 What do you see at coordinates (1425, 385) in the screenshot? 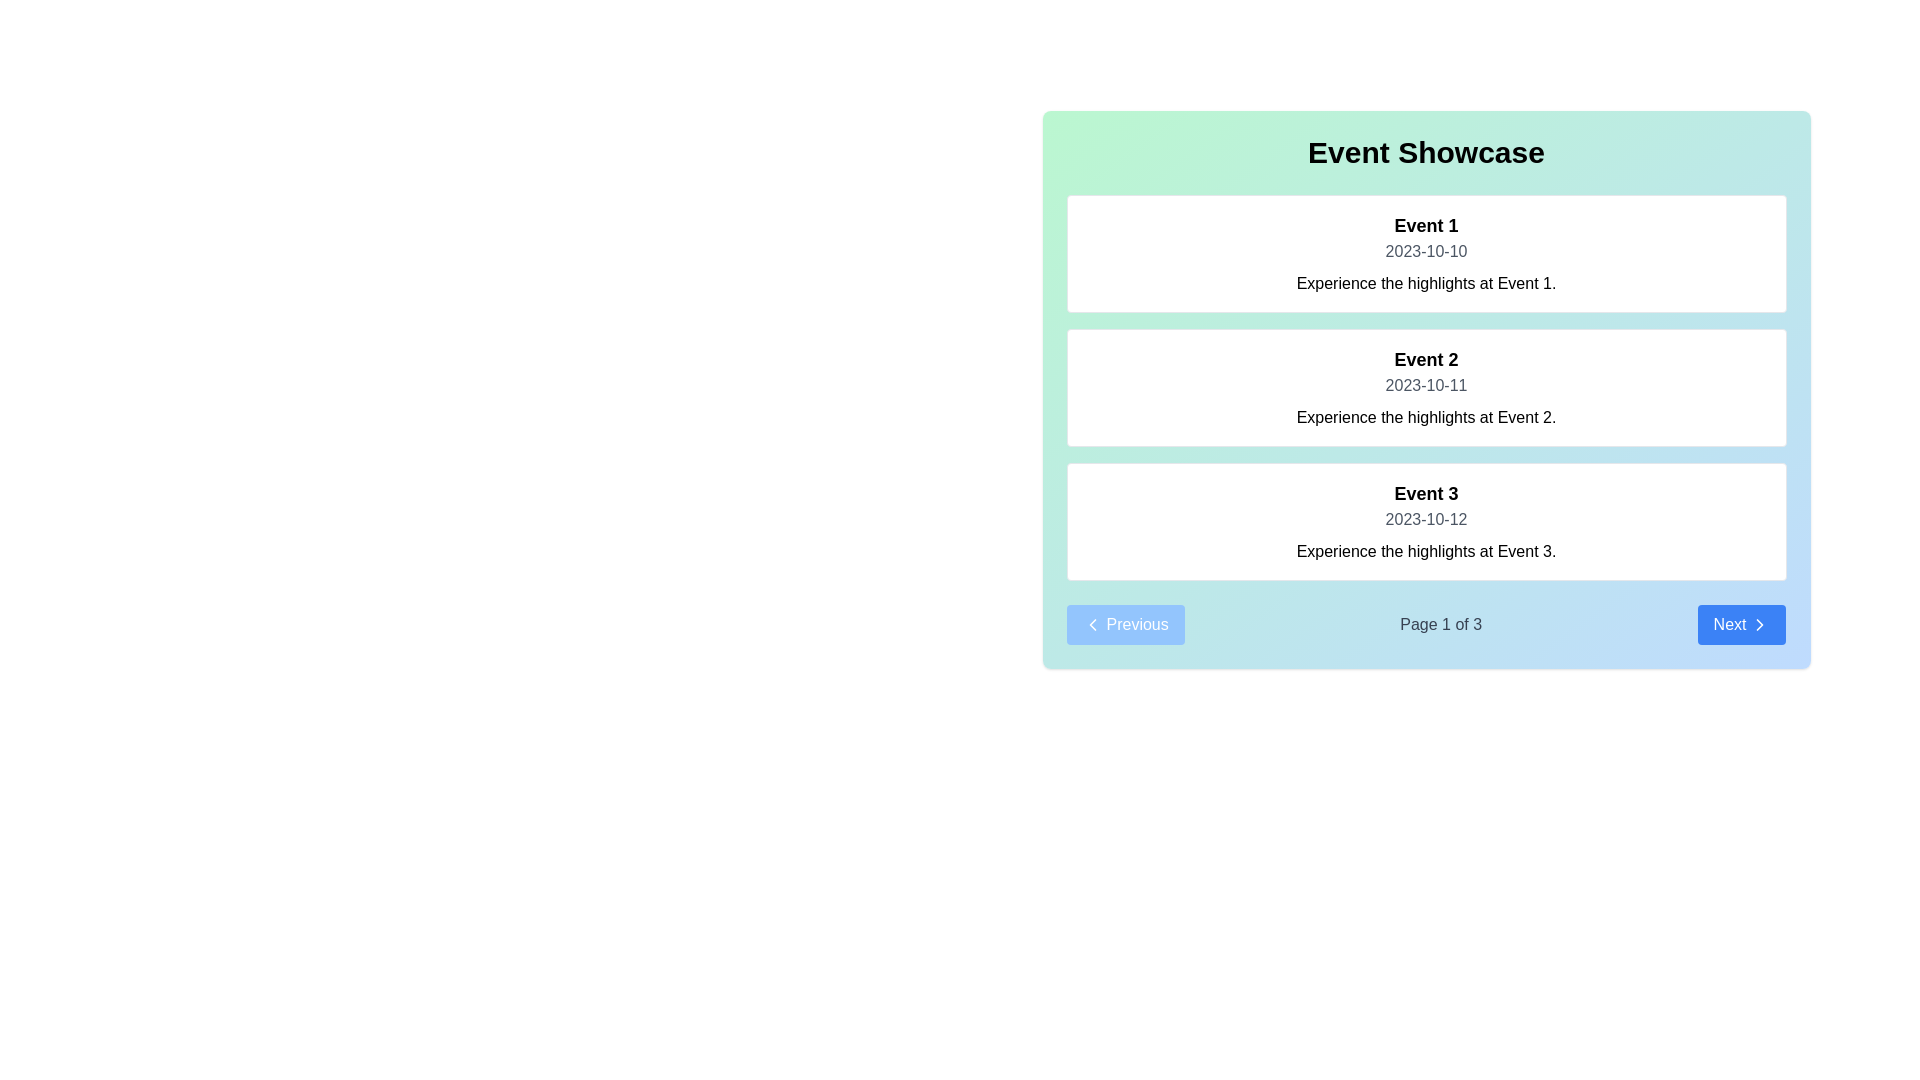
I see `the text label displaying the date of 'Event 2', which is centrally positioned below the title 'Event 2' and above the description 'Experience the highlights at Event 2'` at bounding box center [1425, 385].